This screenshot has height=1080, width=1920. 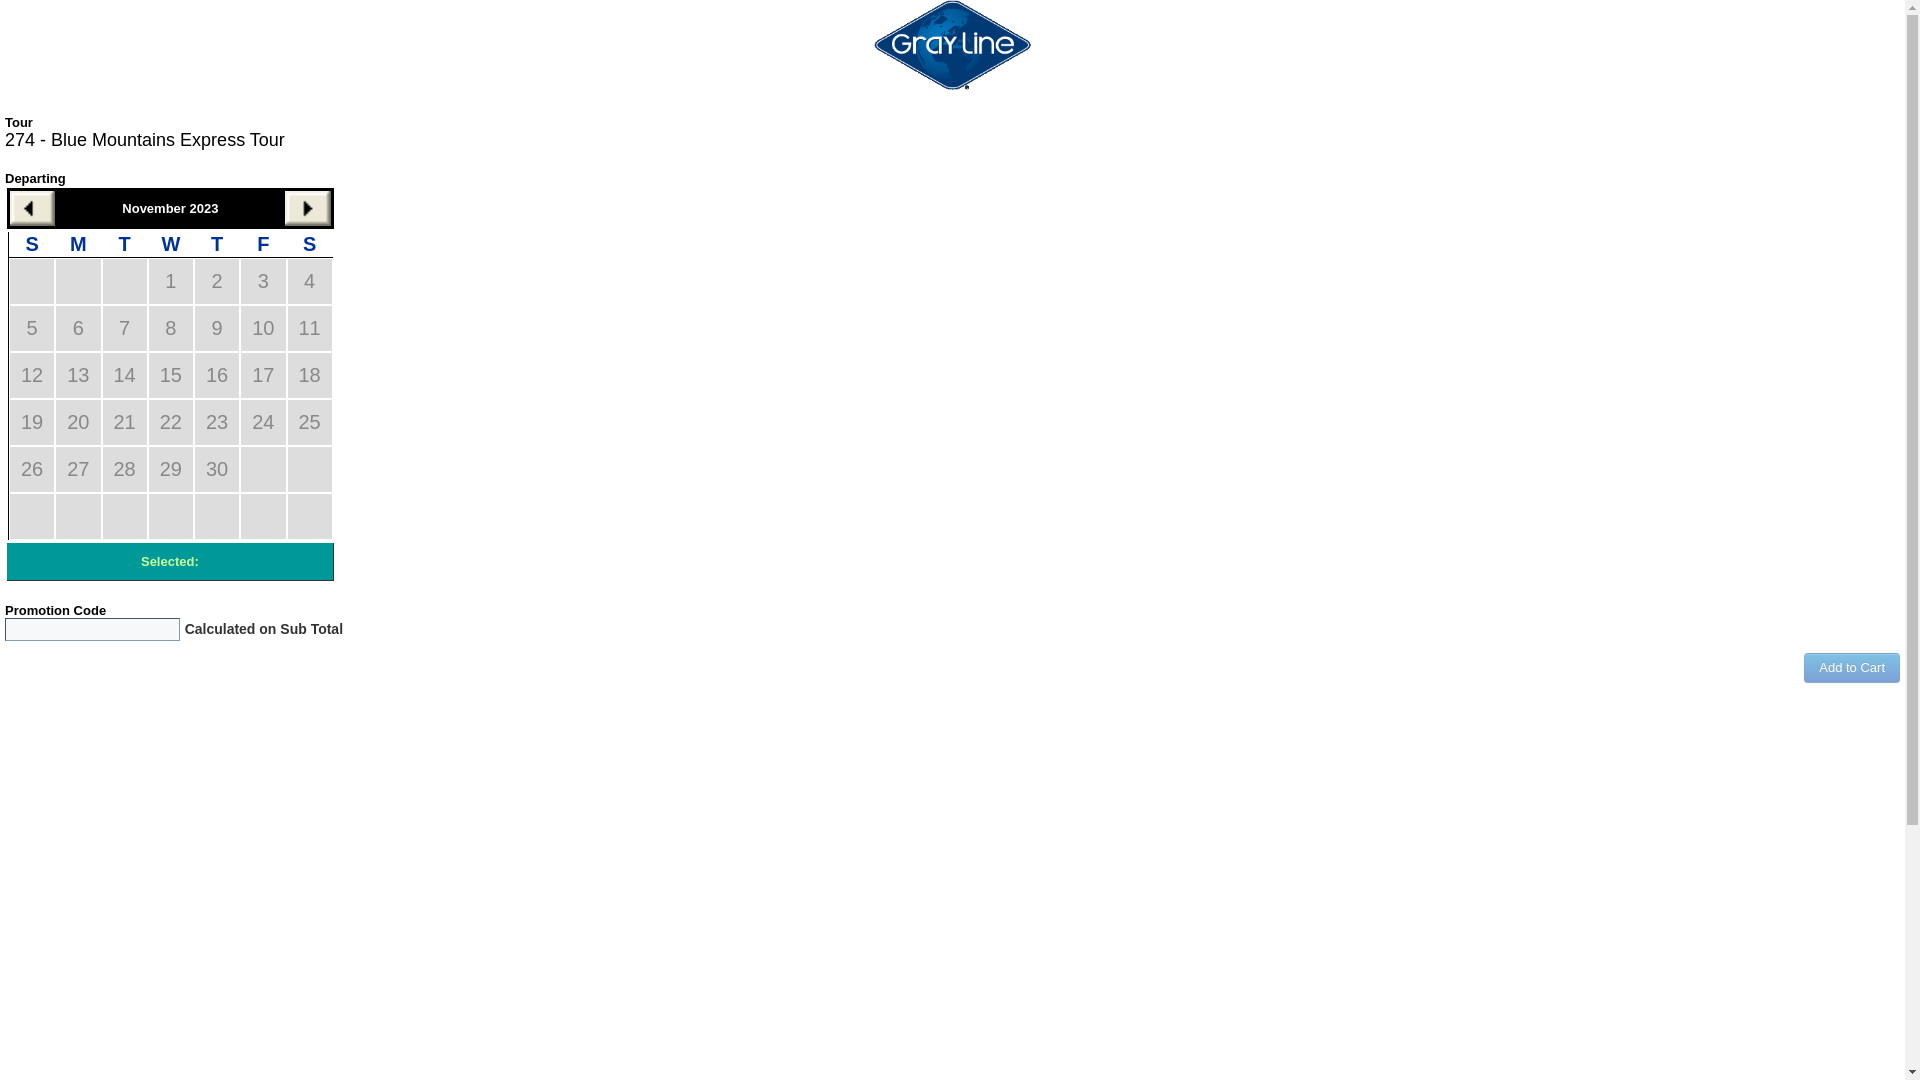 I want to click on 'Add to Cart', so click(x=1851, y=667).